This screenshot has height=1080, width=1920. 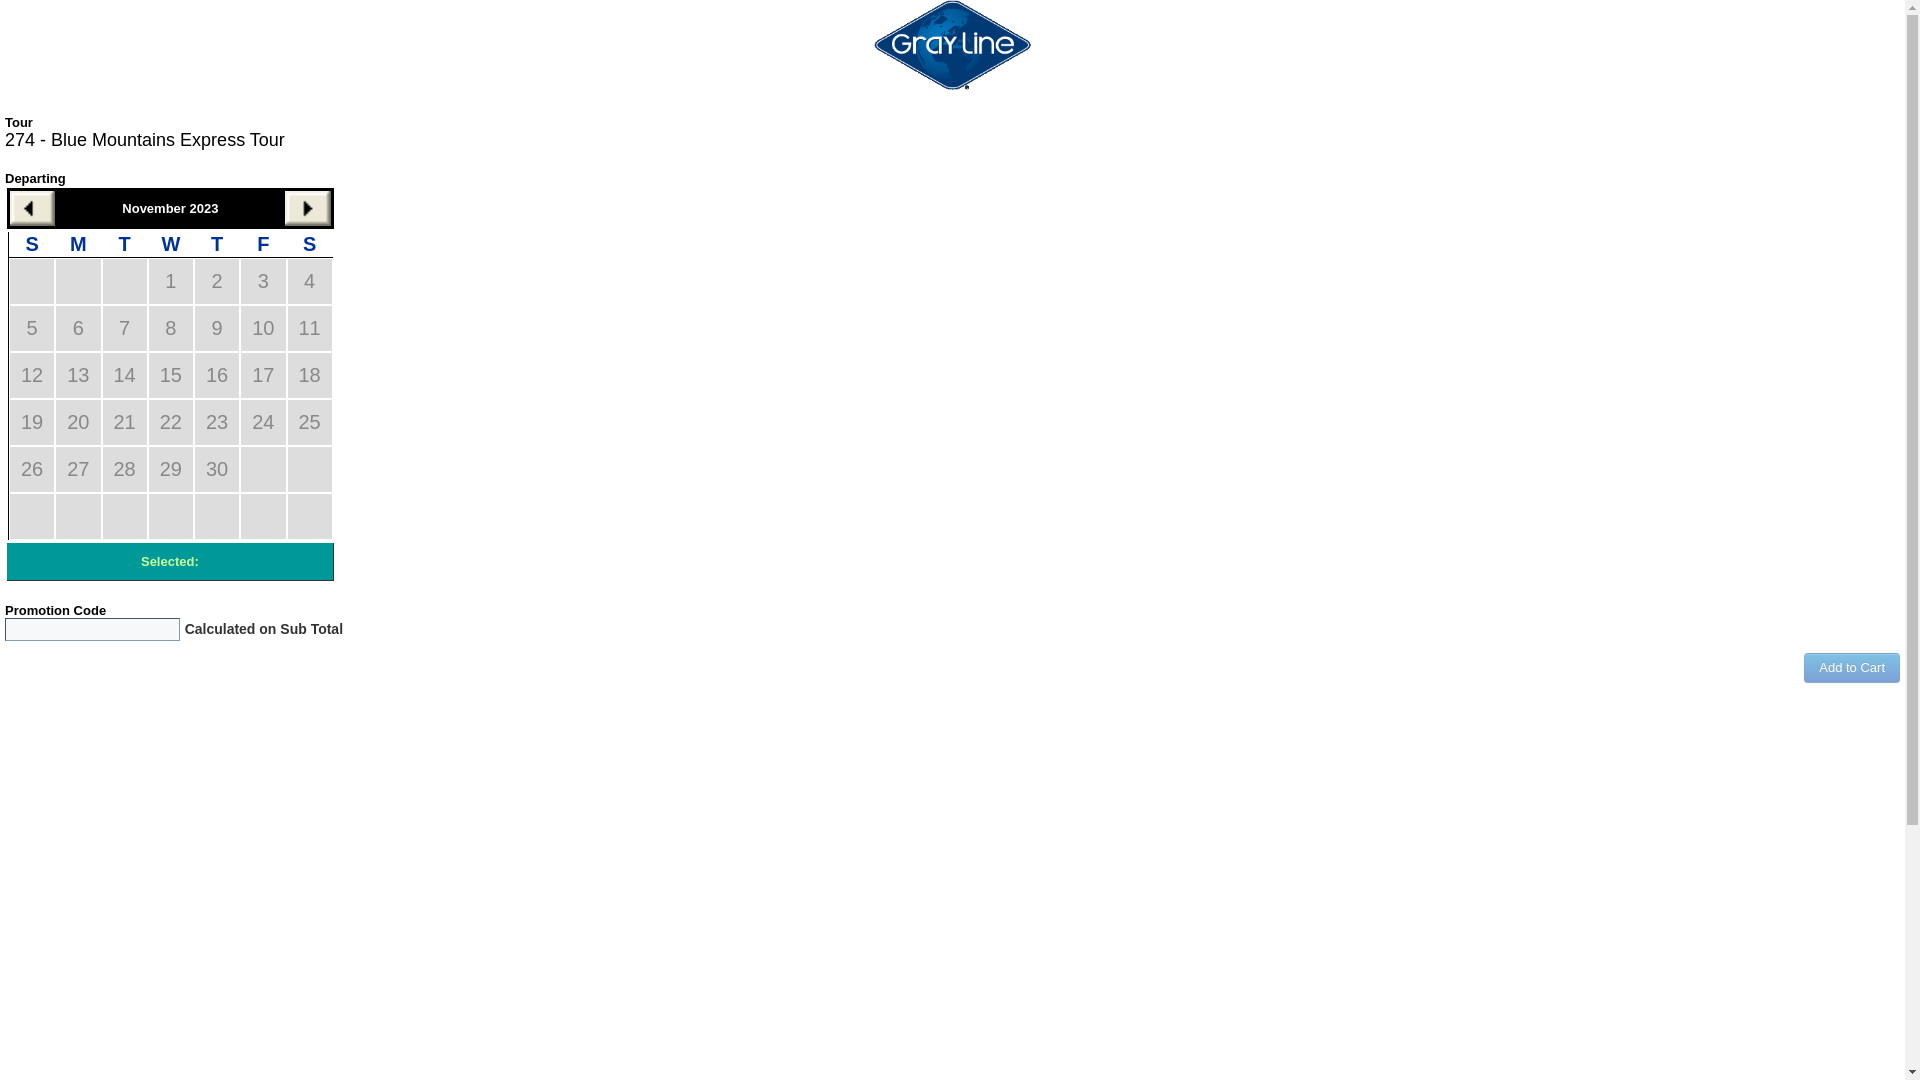 I want to click on 'Add to Cart', so click(x=1851, y=667).